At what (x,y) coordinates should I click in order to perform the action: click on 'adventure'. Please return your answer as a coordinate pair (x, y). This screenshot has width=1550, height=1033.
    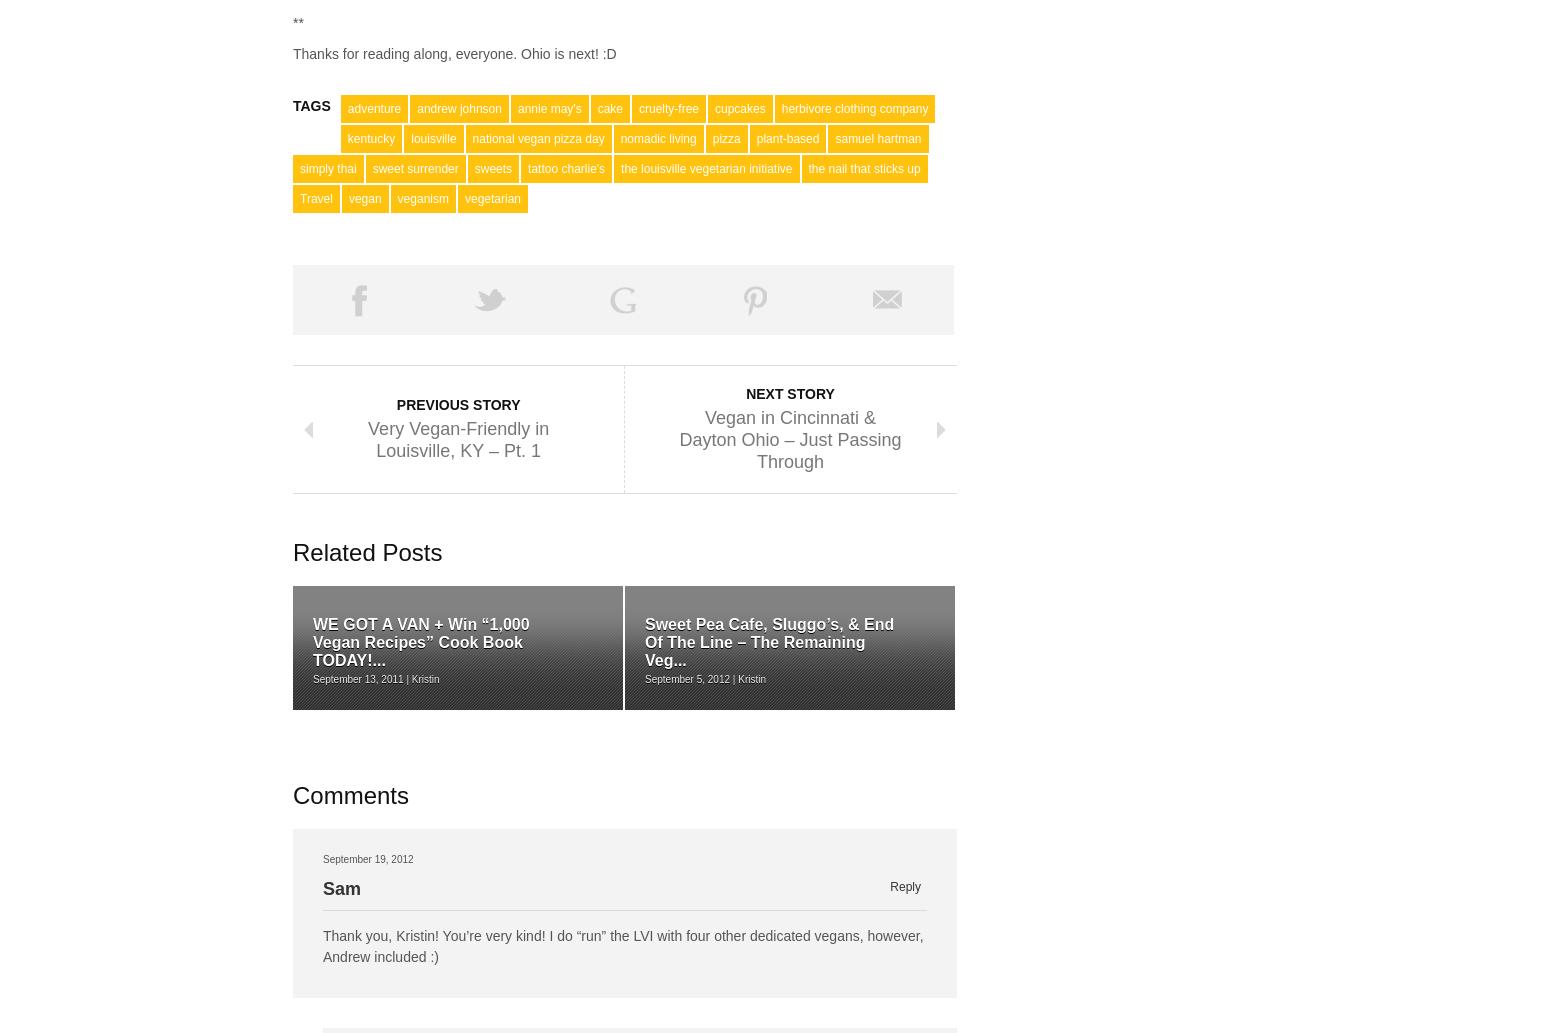
    Looking at the image, I should click on (373, 108).